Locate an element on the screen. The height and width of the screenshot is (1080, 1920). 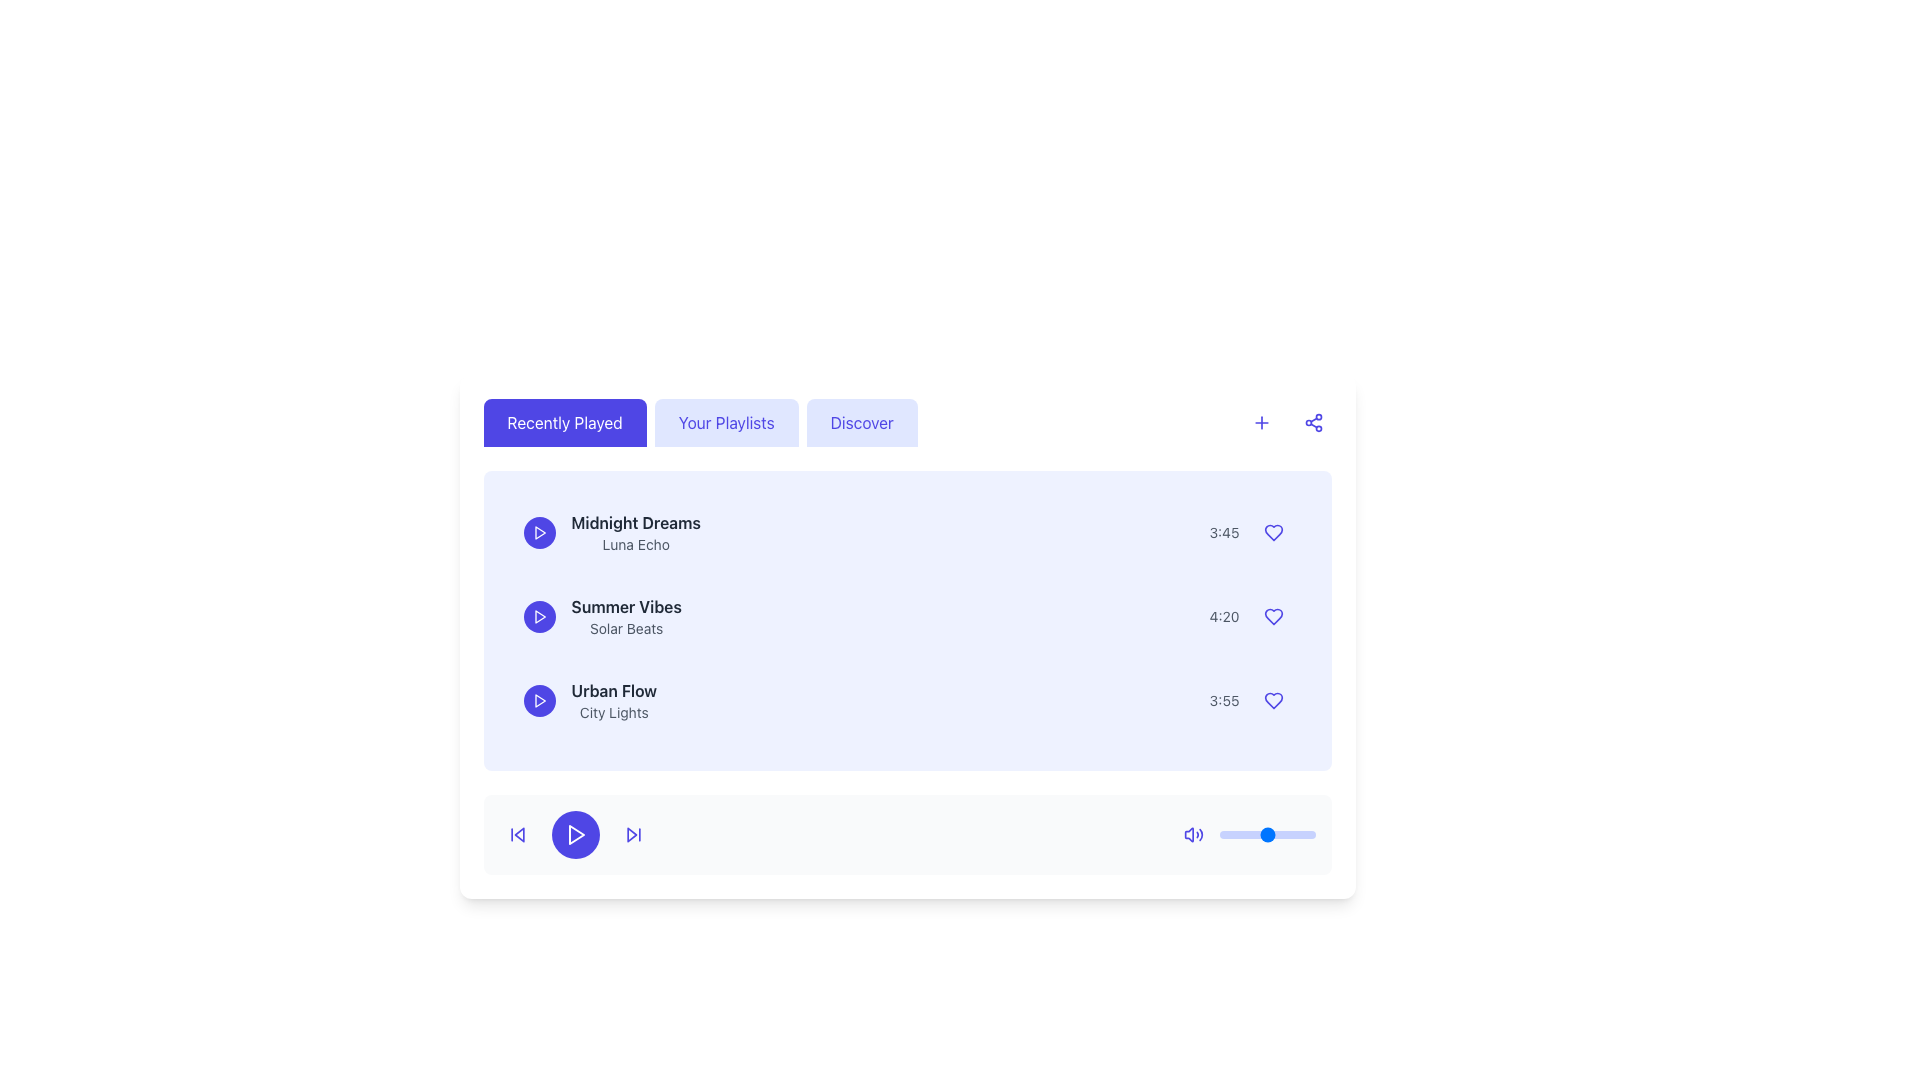
the slider is located at coordinates (1286, 834).